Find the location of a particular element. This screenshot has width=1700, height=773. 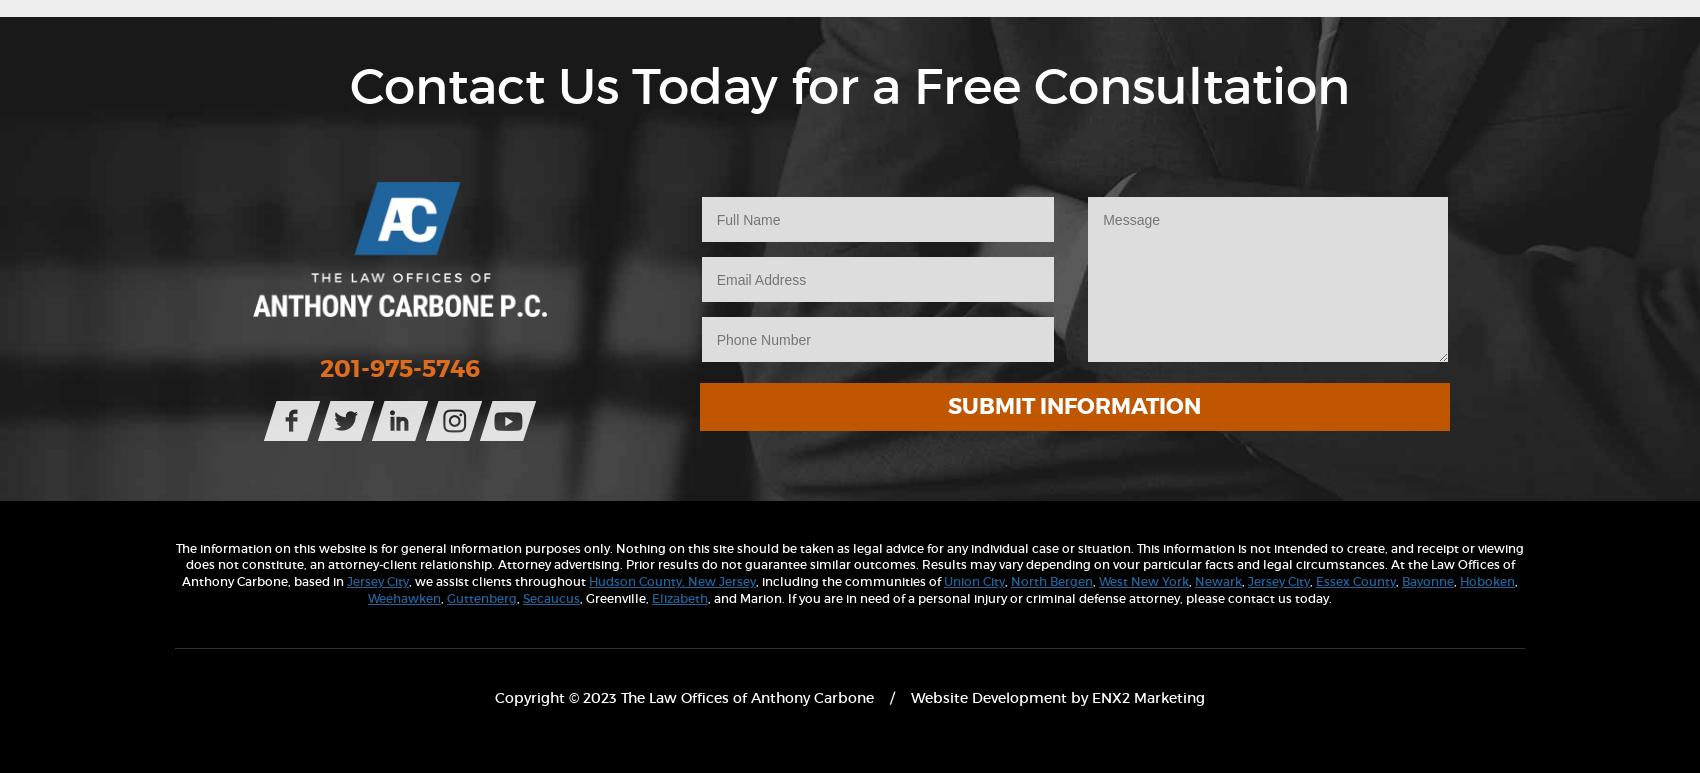

'Elizabeth' is located at coordinates (680, 597).